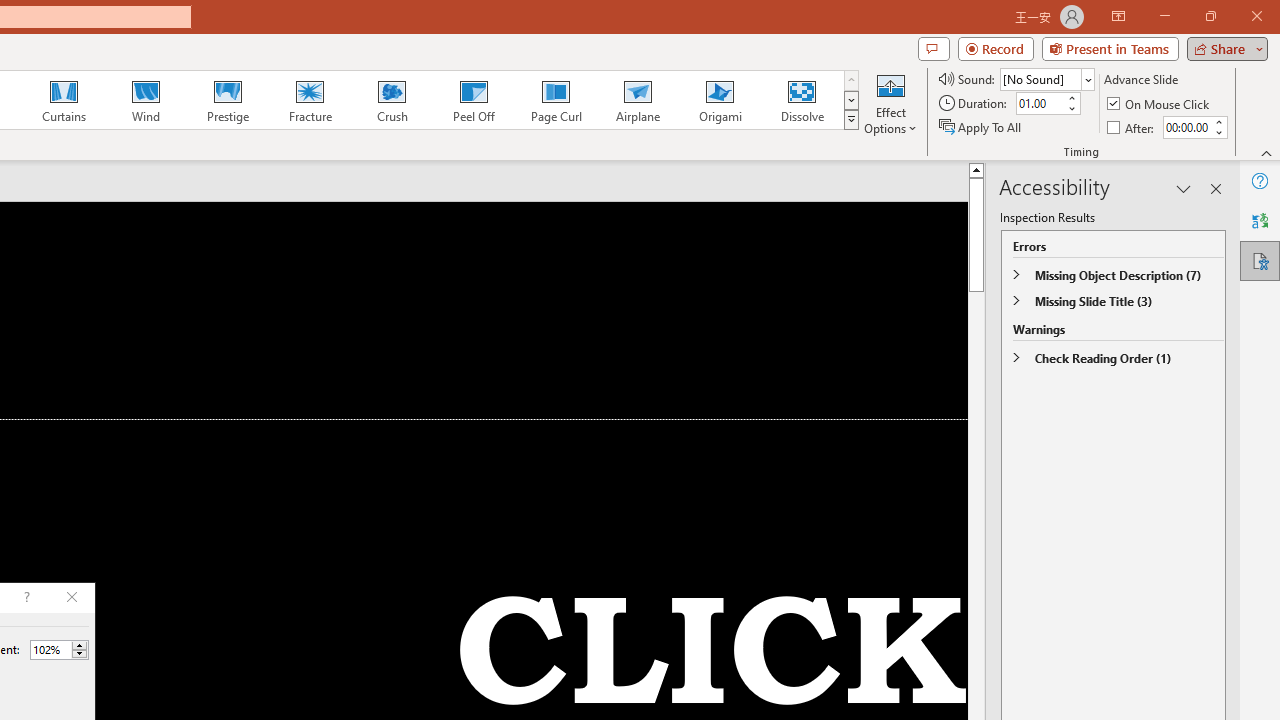 The width and height of the screenshot is (1280, 720). Describe the element at coordinates (555, 100) in the screenshot. I see `'Page Curl'` at that location.